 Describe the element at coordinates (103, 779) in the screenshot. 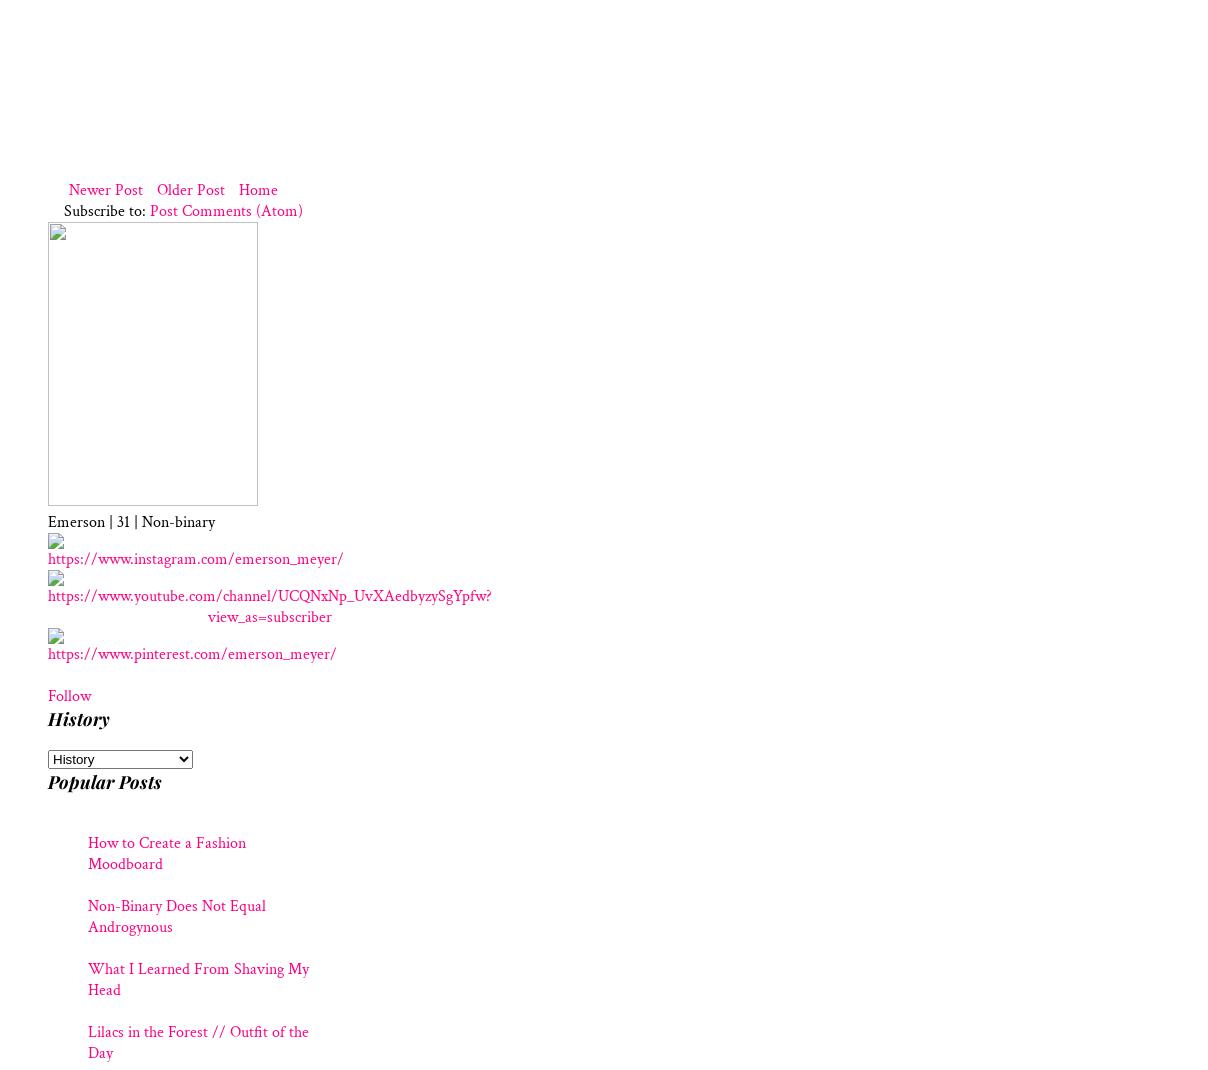

I see `'Popular Posts'` at that location.